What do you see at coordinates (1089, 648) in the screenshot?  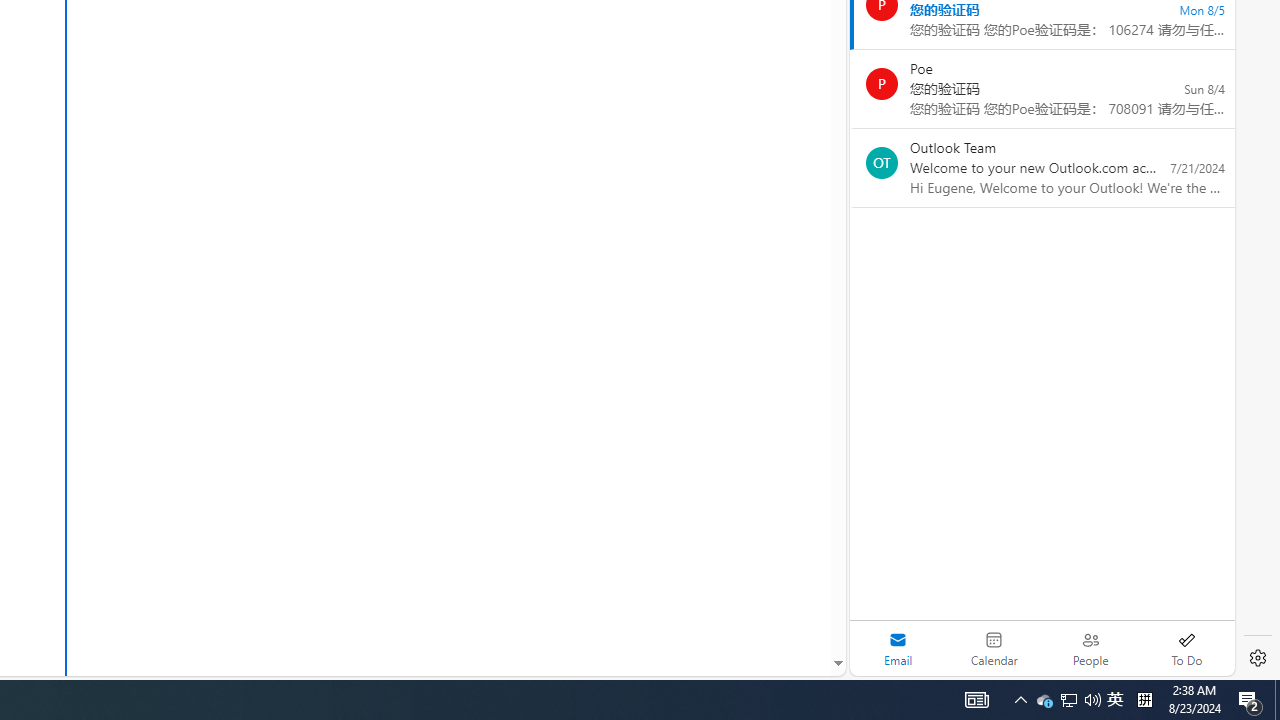 I see `'People'` at bounding box center [1089, 648].